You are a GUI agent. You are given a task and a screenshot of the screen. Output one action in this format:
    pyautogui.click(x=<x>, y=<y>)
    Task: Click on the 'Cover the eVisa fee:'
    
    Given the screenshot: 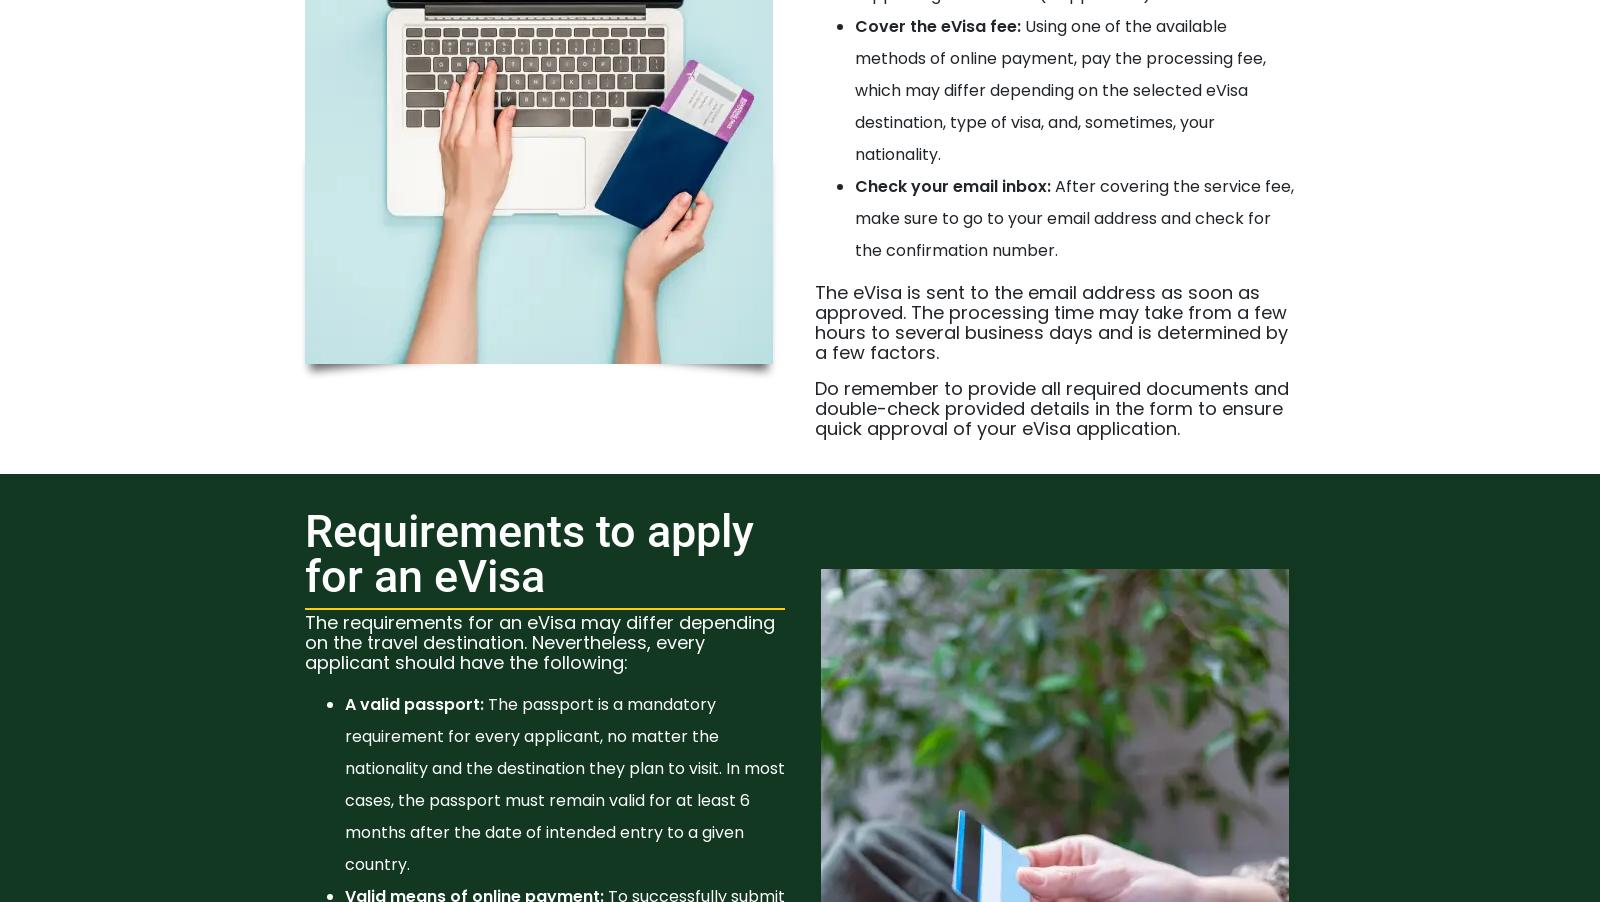 What is the action you would take?
    pyautogui.click(x=854, y=24)
    